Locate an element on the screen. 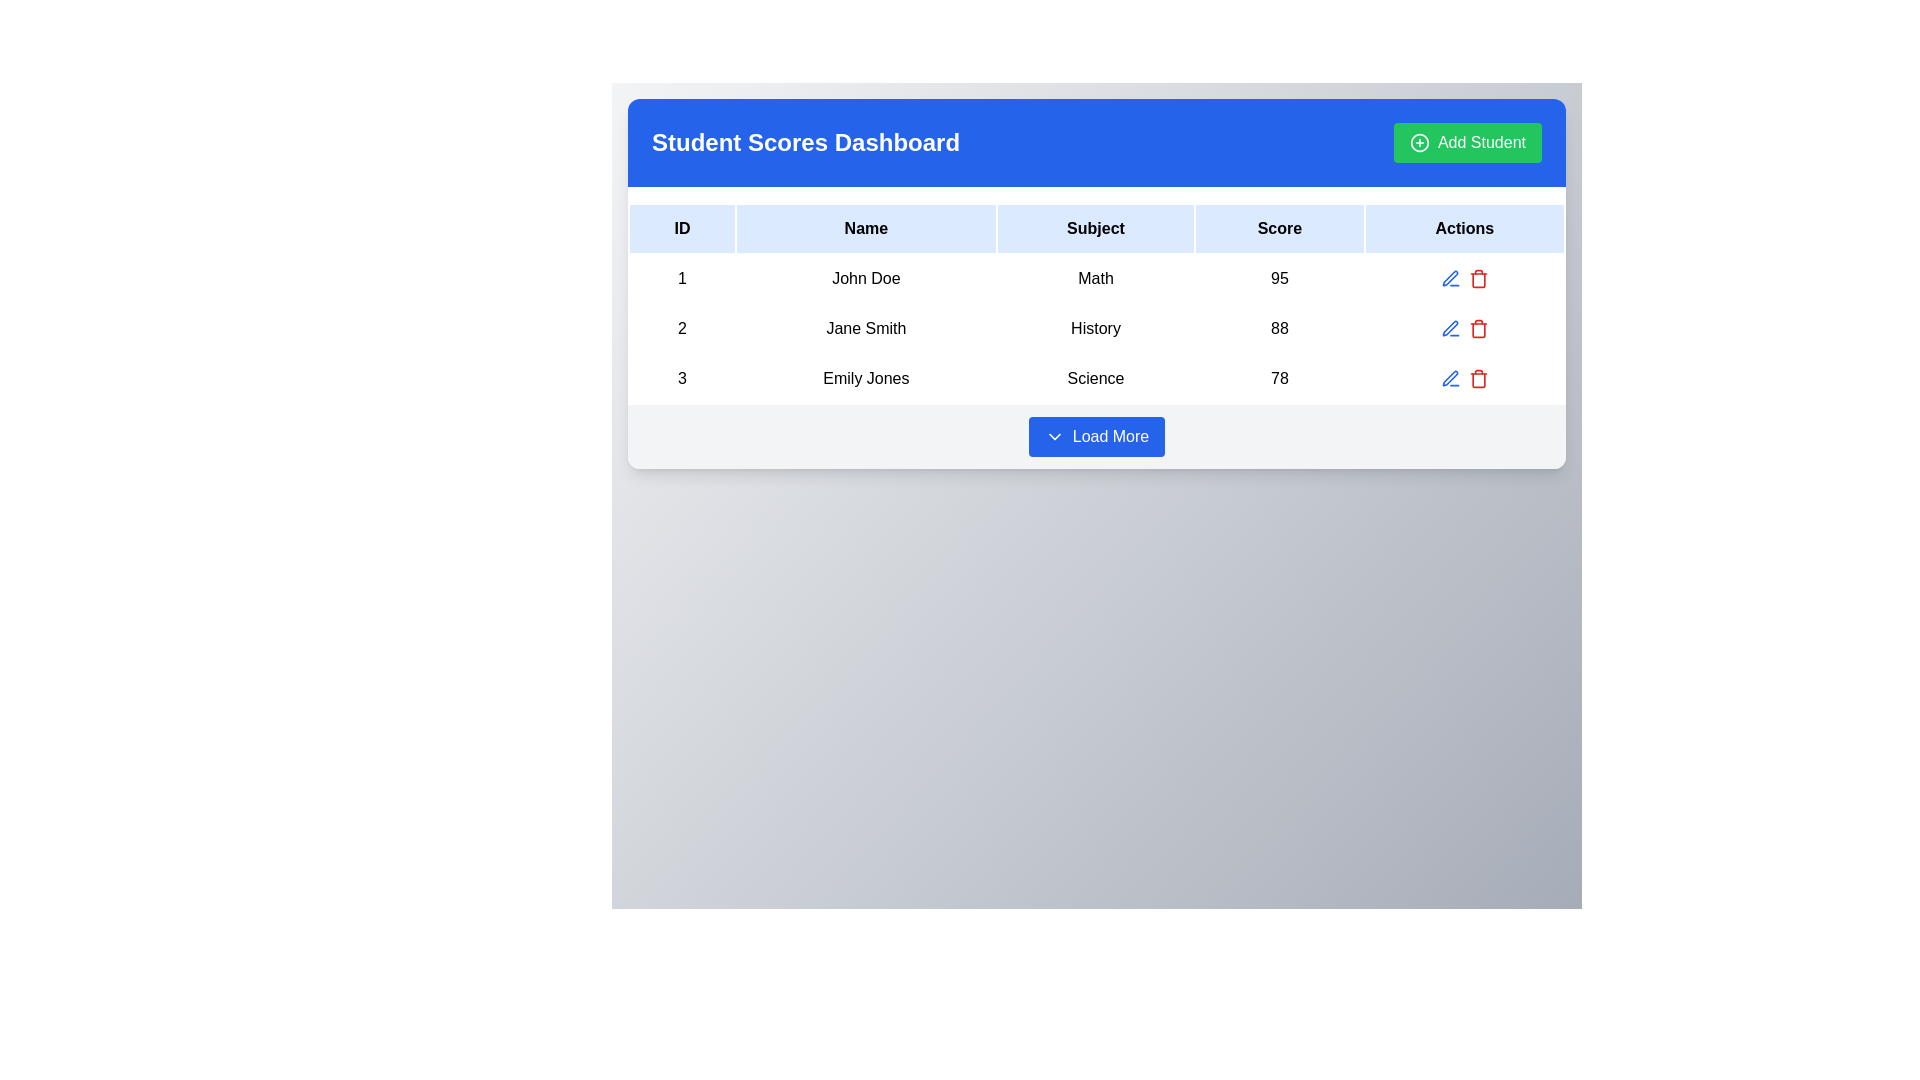 Image resolution: width=1920 pixels, height=1080 pixels. the text label displaying the name 'Emily Jones' in the third row of the student data table under the 'Name' column is located at coordinates (866, 378).